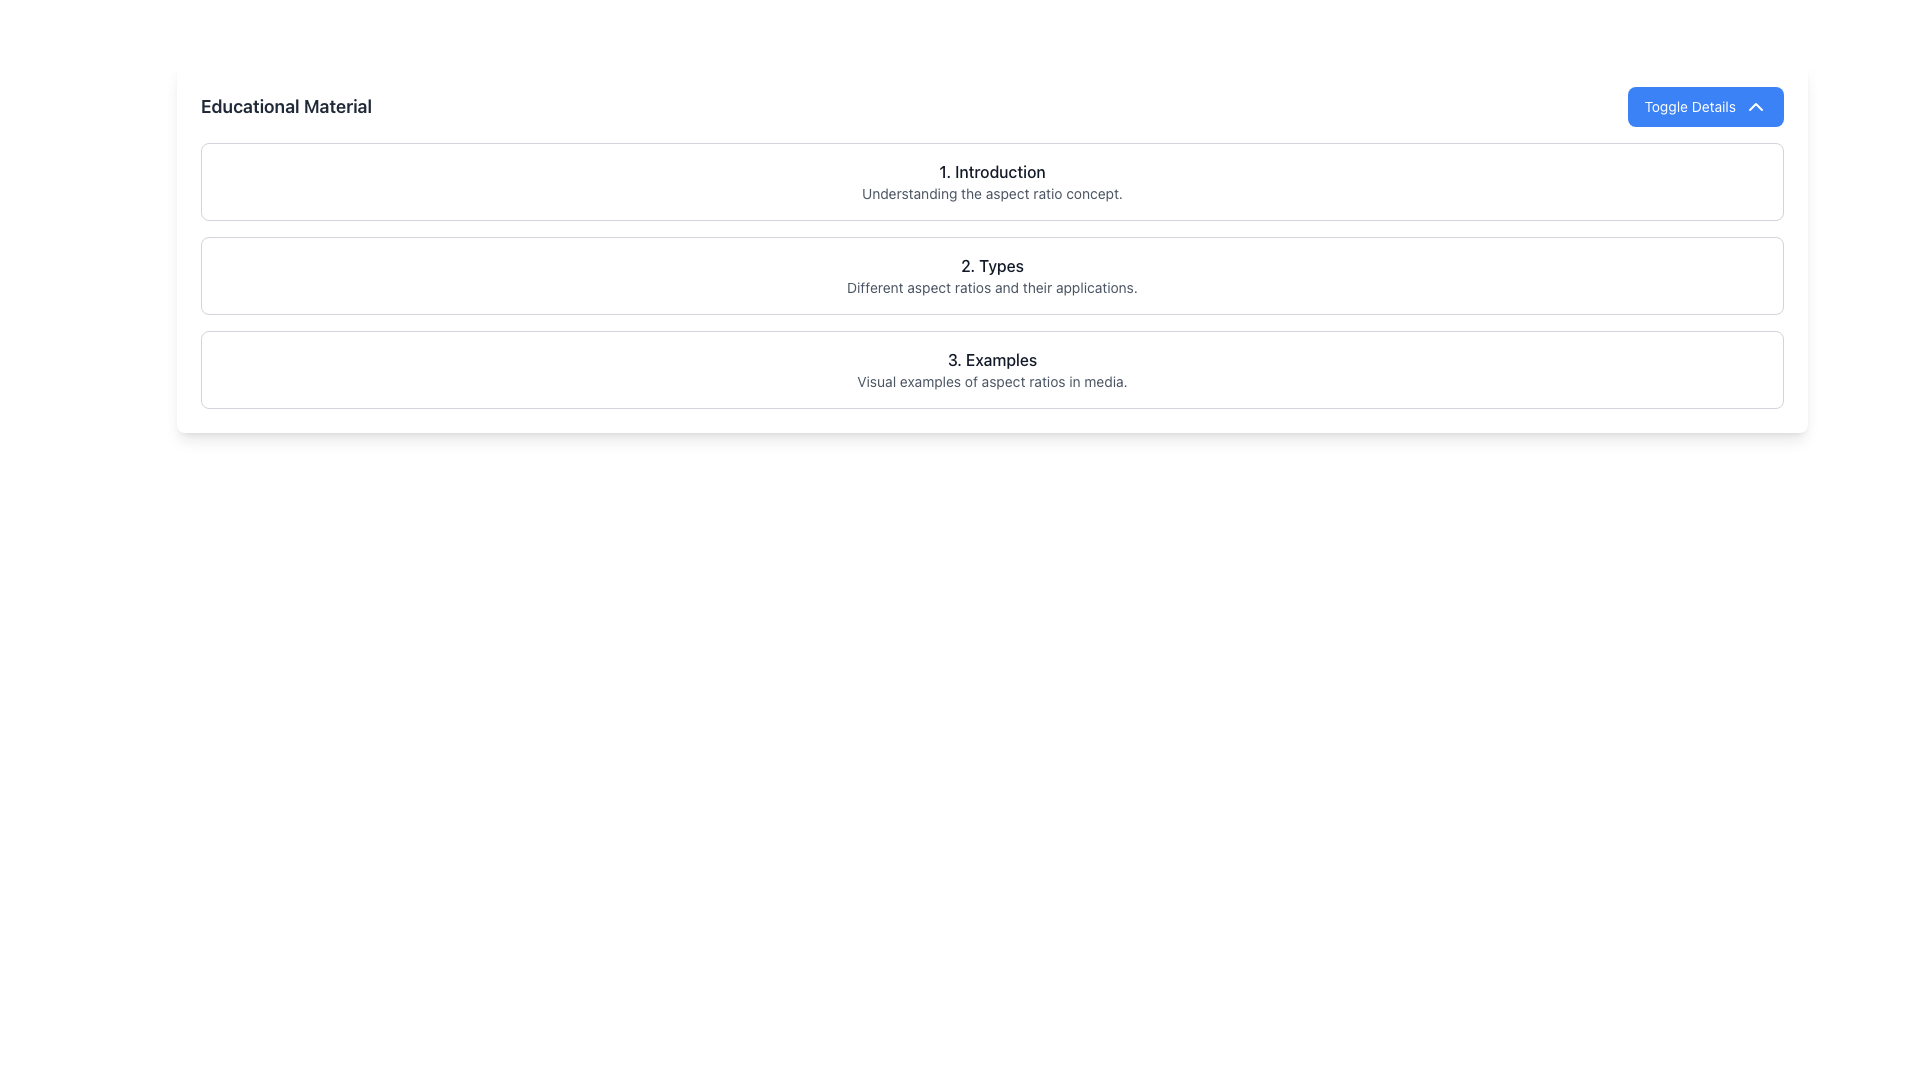 The width and height of the screenshot is (1920, 1080). I want to click on text element that contains the paragraph 'Understanding the aspect ratio concept.', which is styled in light gray and located beneath the section title '1. Introduction', so click(992, 193).